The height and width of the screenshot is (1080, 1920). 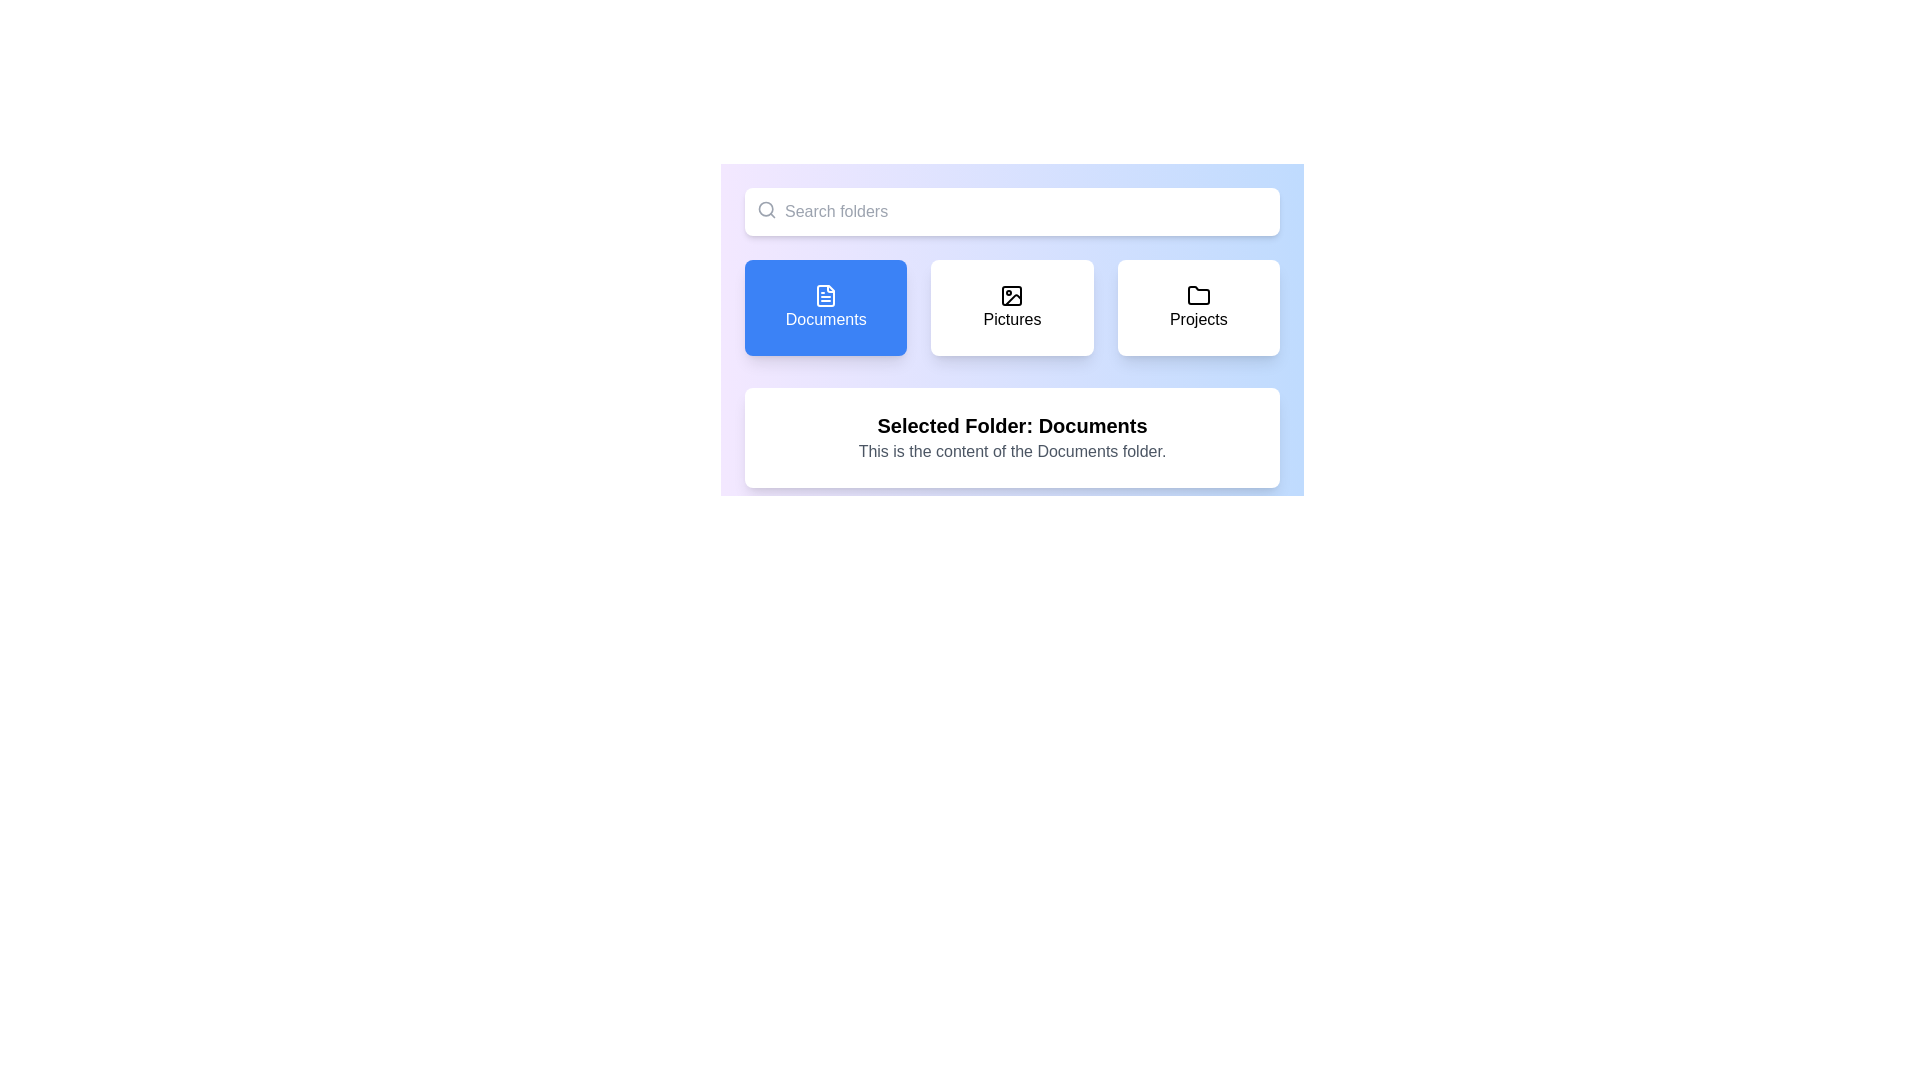 What do you see at coordinates (1012, 308) in the screenshot?
I see `the 'Pictures' button, which is the second item in the grid layout between the 'Documents' and 'Projects' buttons` at bounding box center [1012, 308].